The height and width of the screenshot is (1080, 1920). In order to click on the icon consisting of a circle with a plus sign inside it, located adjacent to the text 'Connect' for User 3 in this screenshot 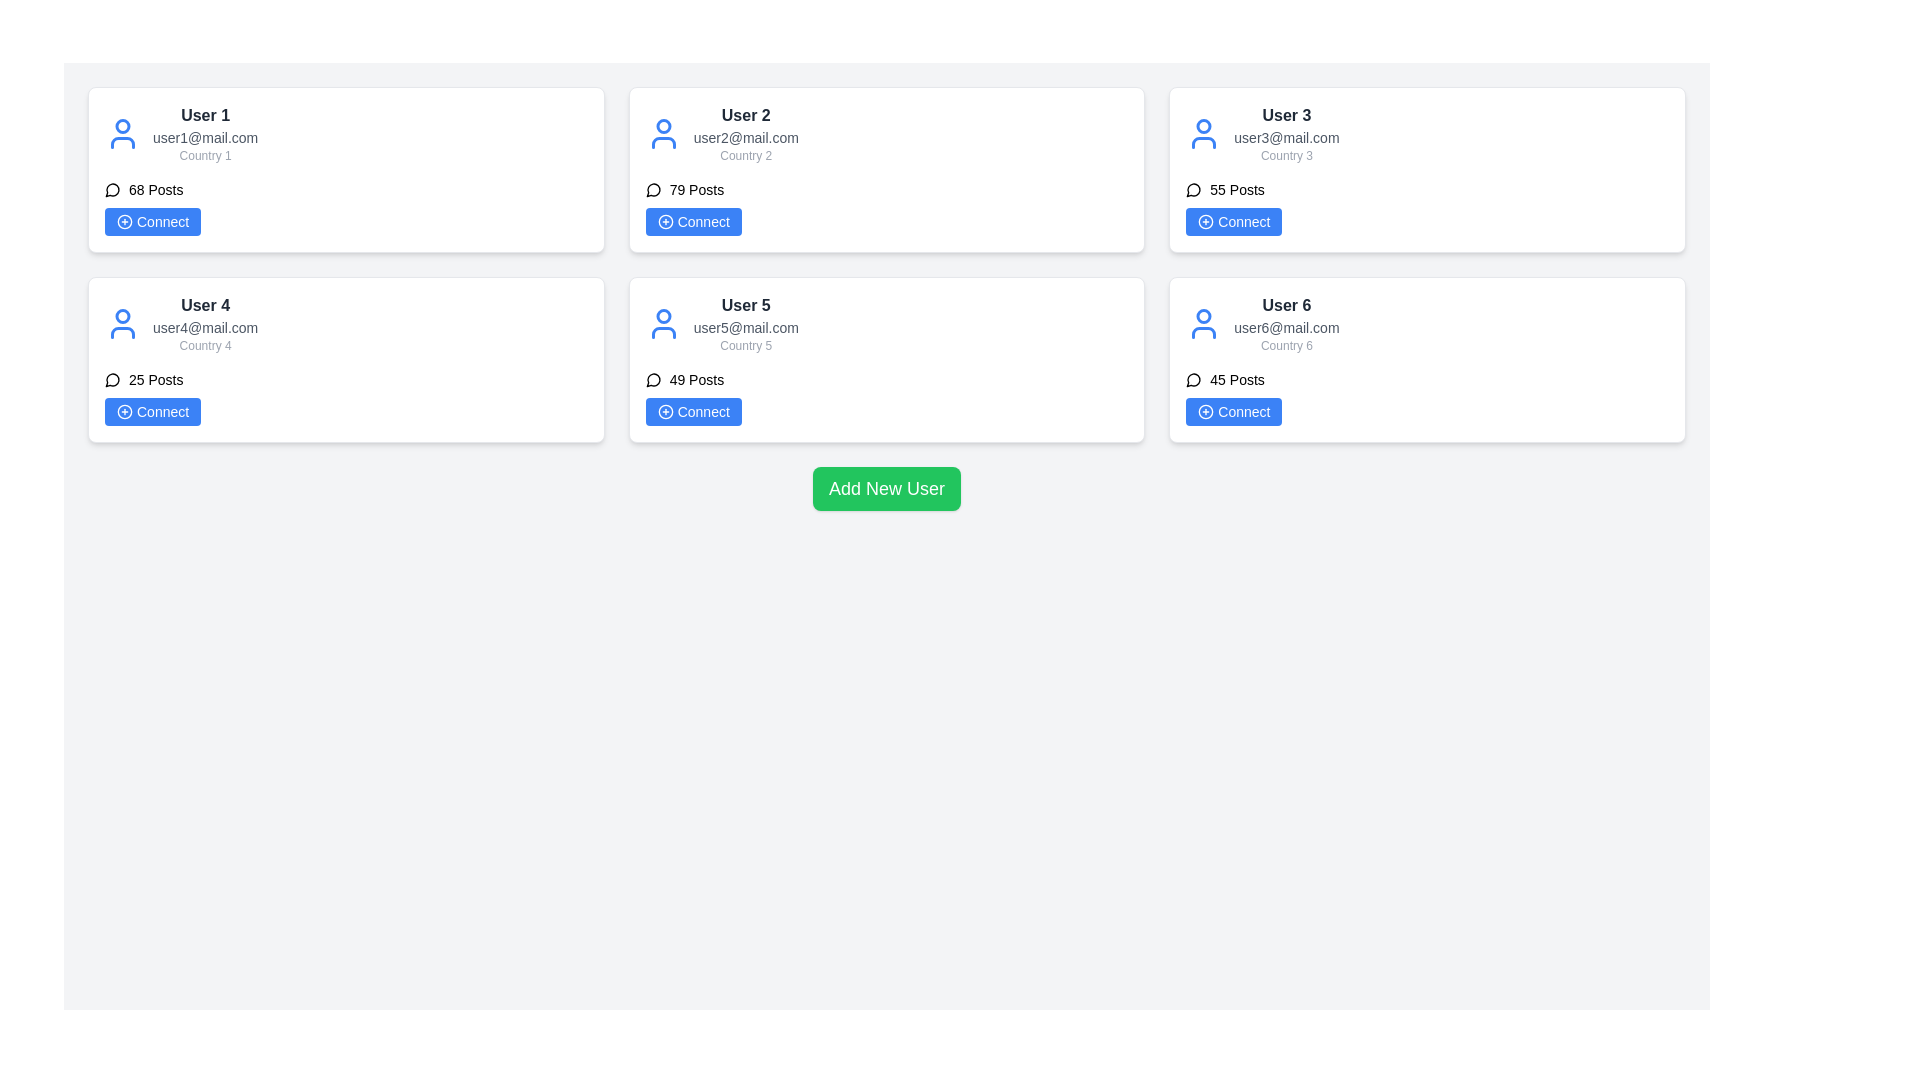, I will do `click(1205, 222)`.